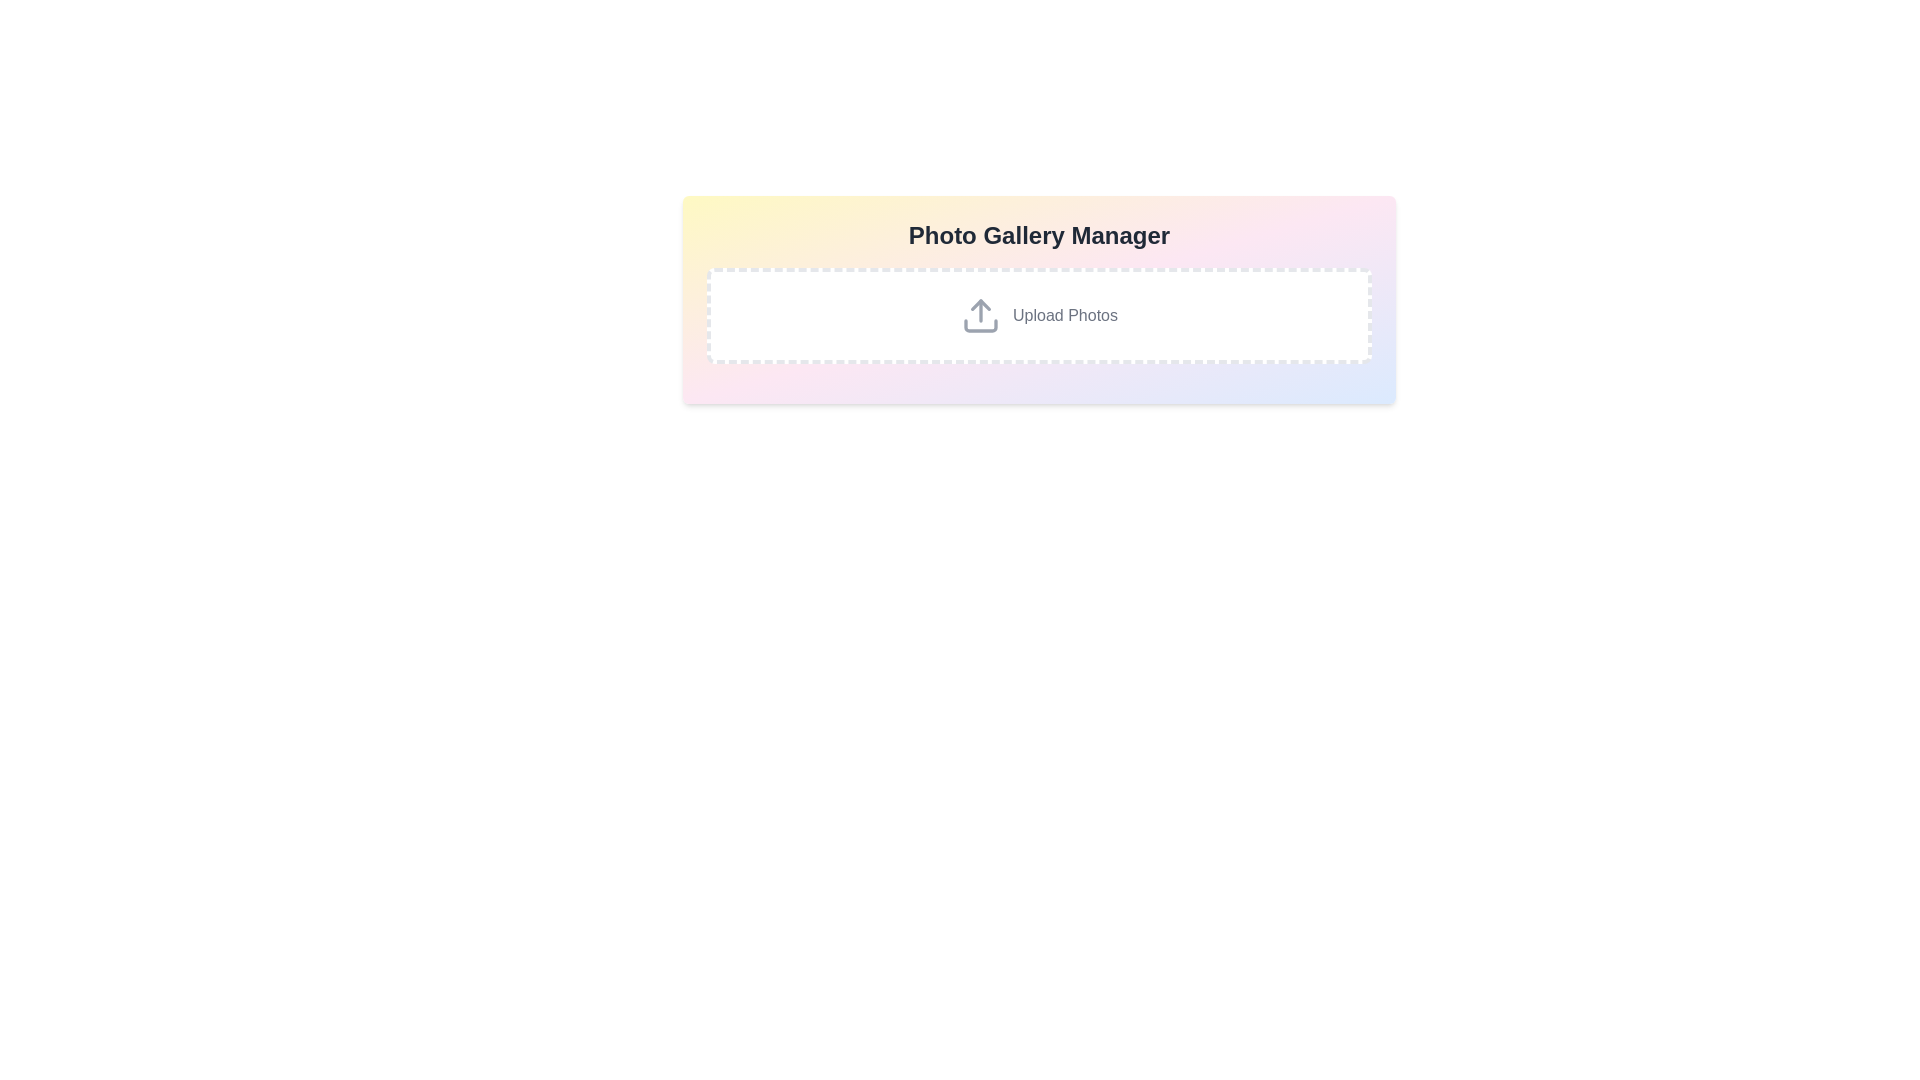 The width and height of the screenshot is (1920, 1080). What do you see at coordinates (980, 305) in the screenshot?
I see `the triangular component of the upload icon, which signifies upward motion and is positioned at the upper part of the larger upload icon` at bounding box center [980, 305].